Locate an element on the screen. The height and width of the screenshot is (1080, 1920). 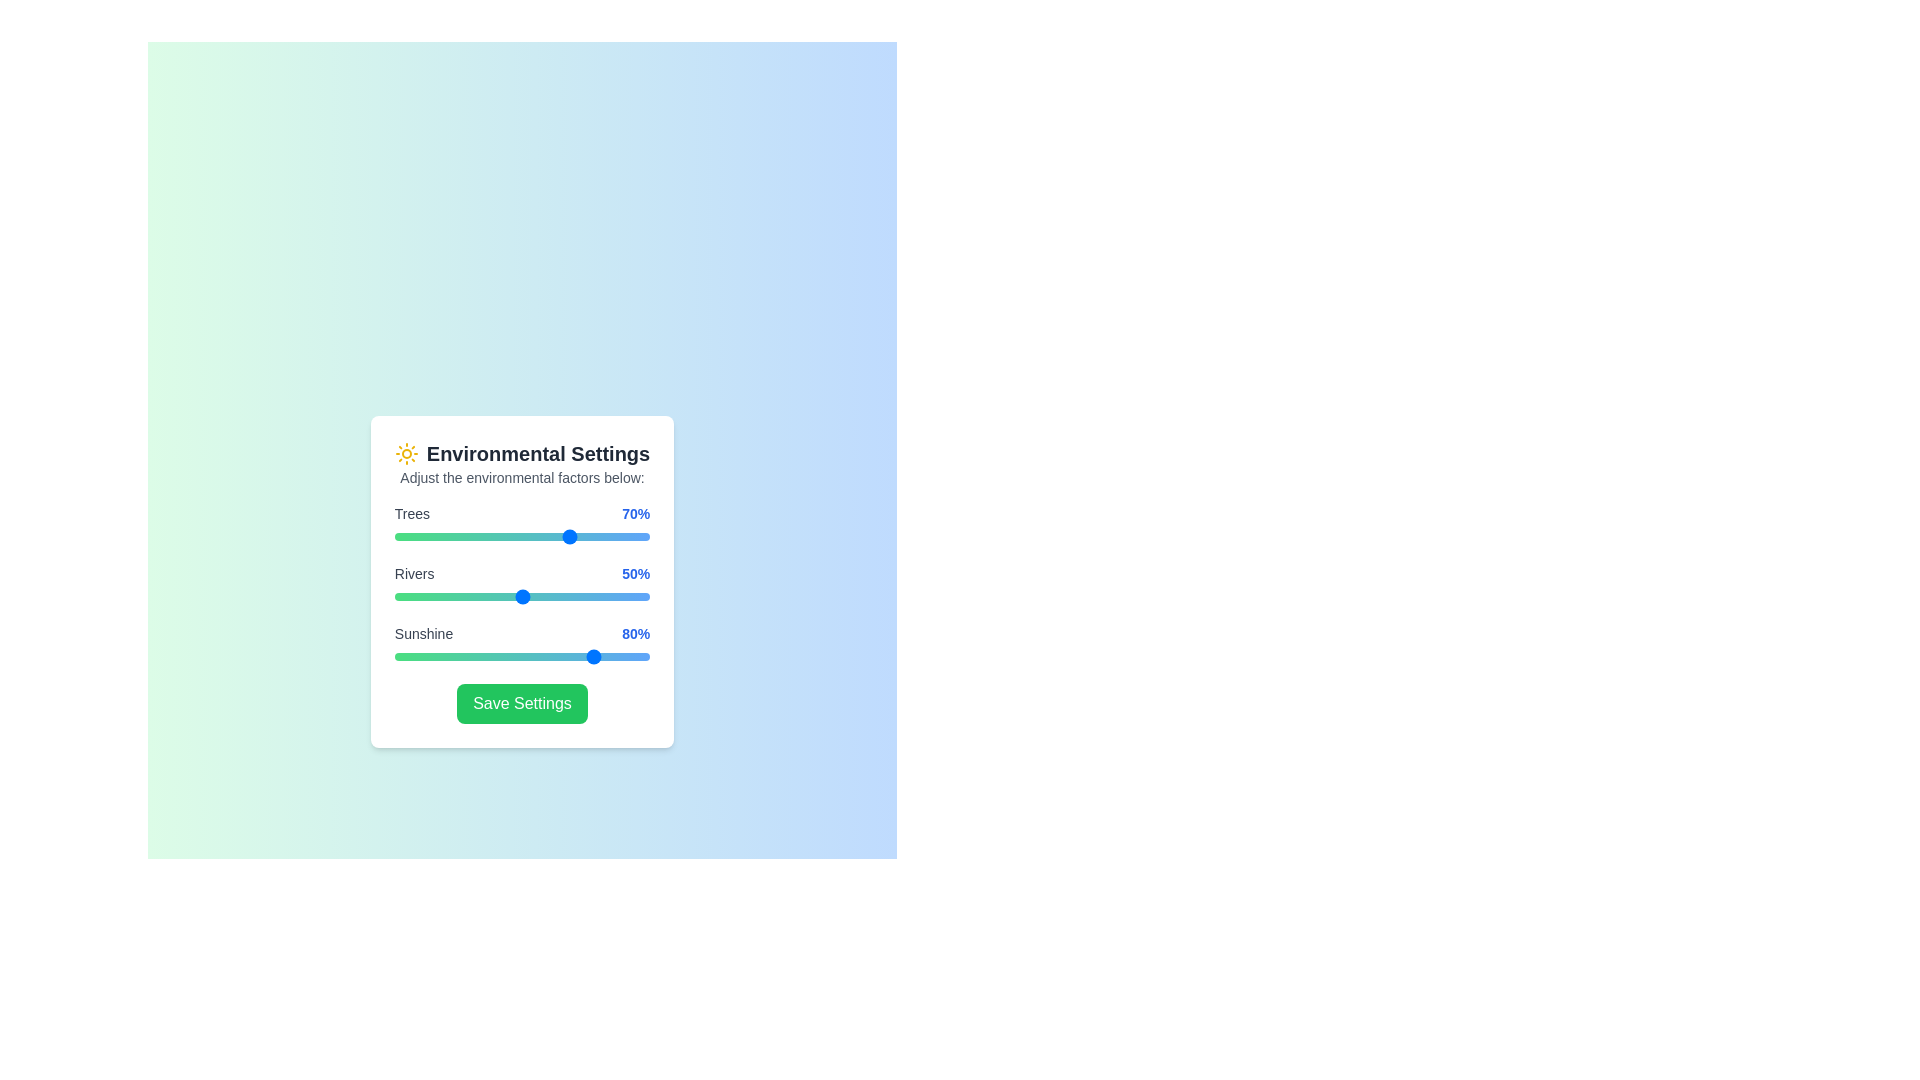
the 0 slider to 1% is located at coordinates (397, 535).